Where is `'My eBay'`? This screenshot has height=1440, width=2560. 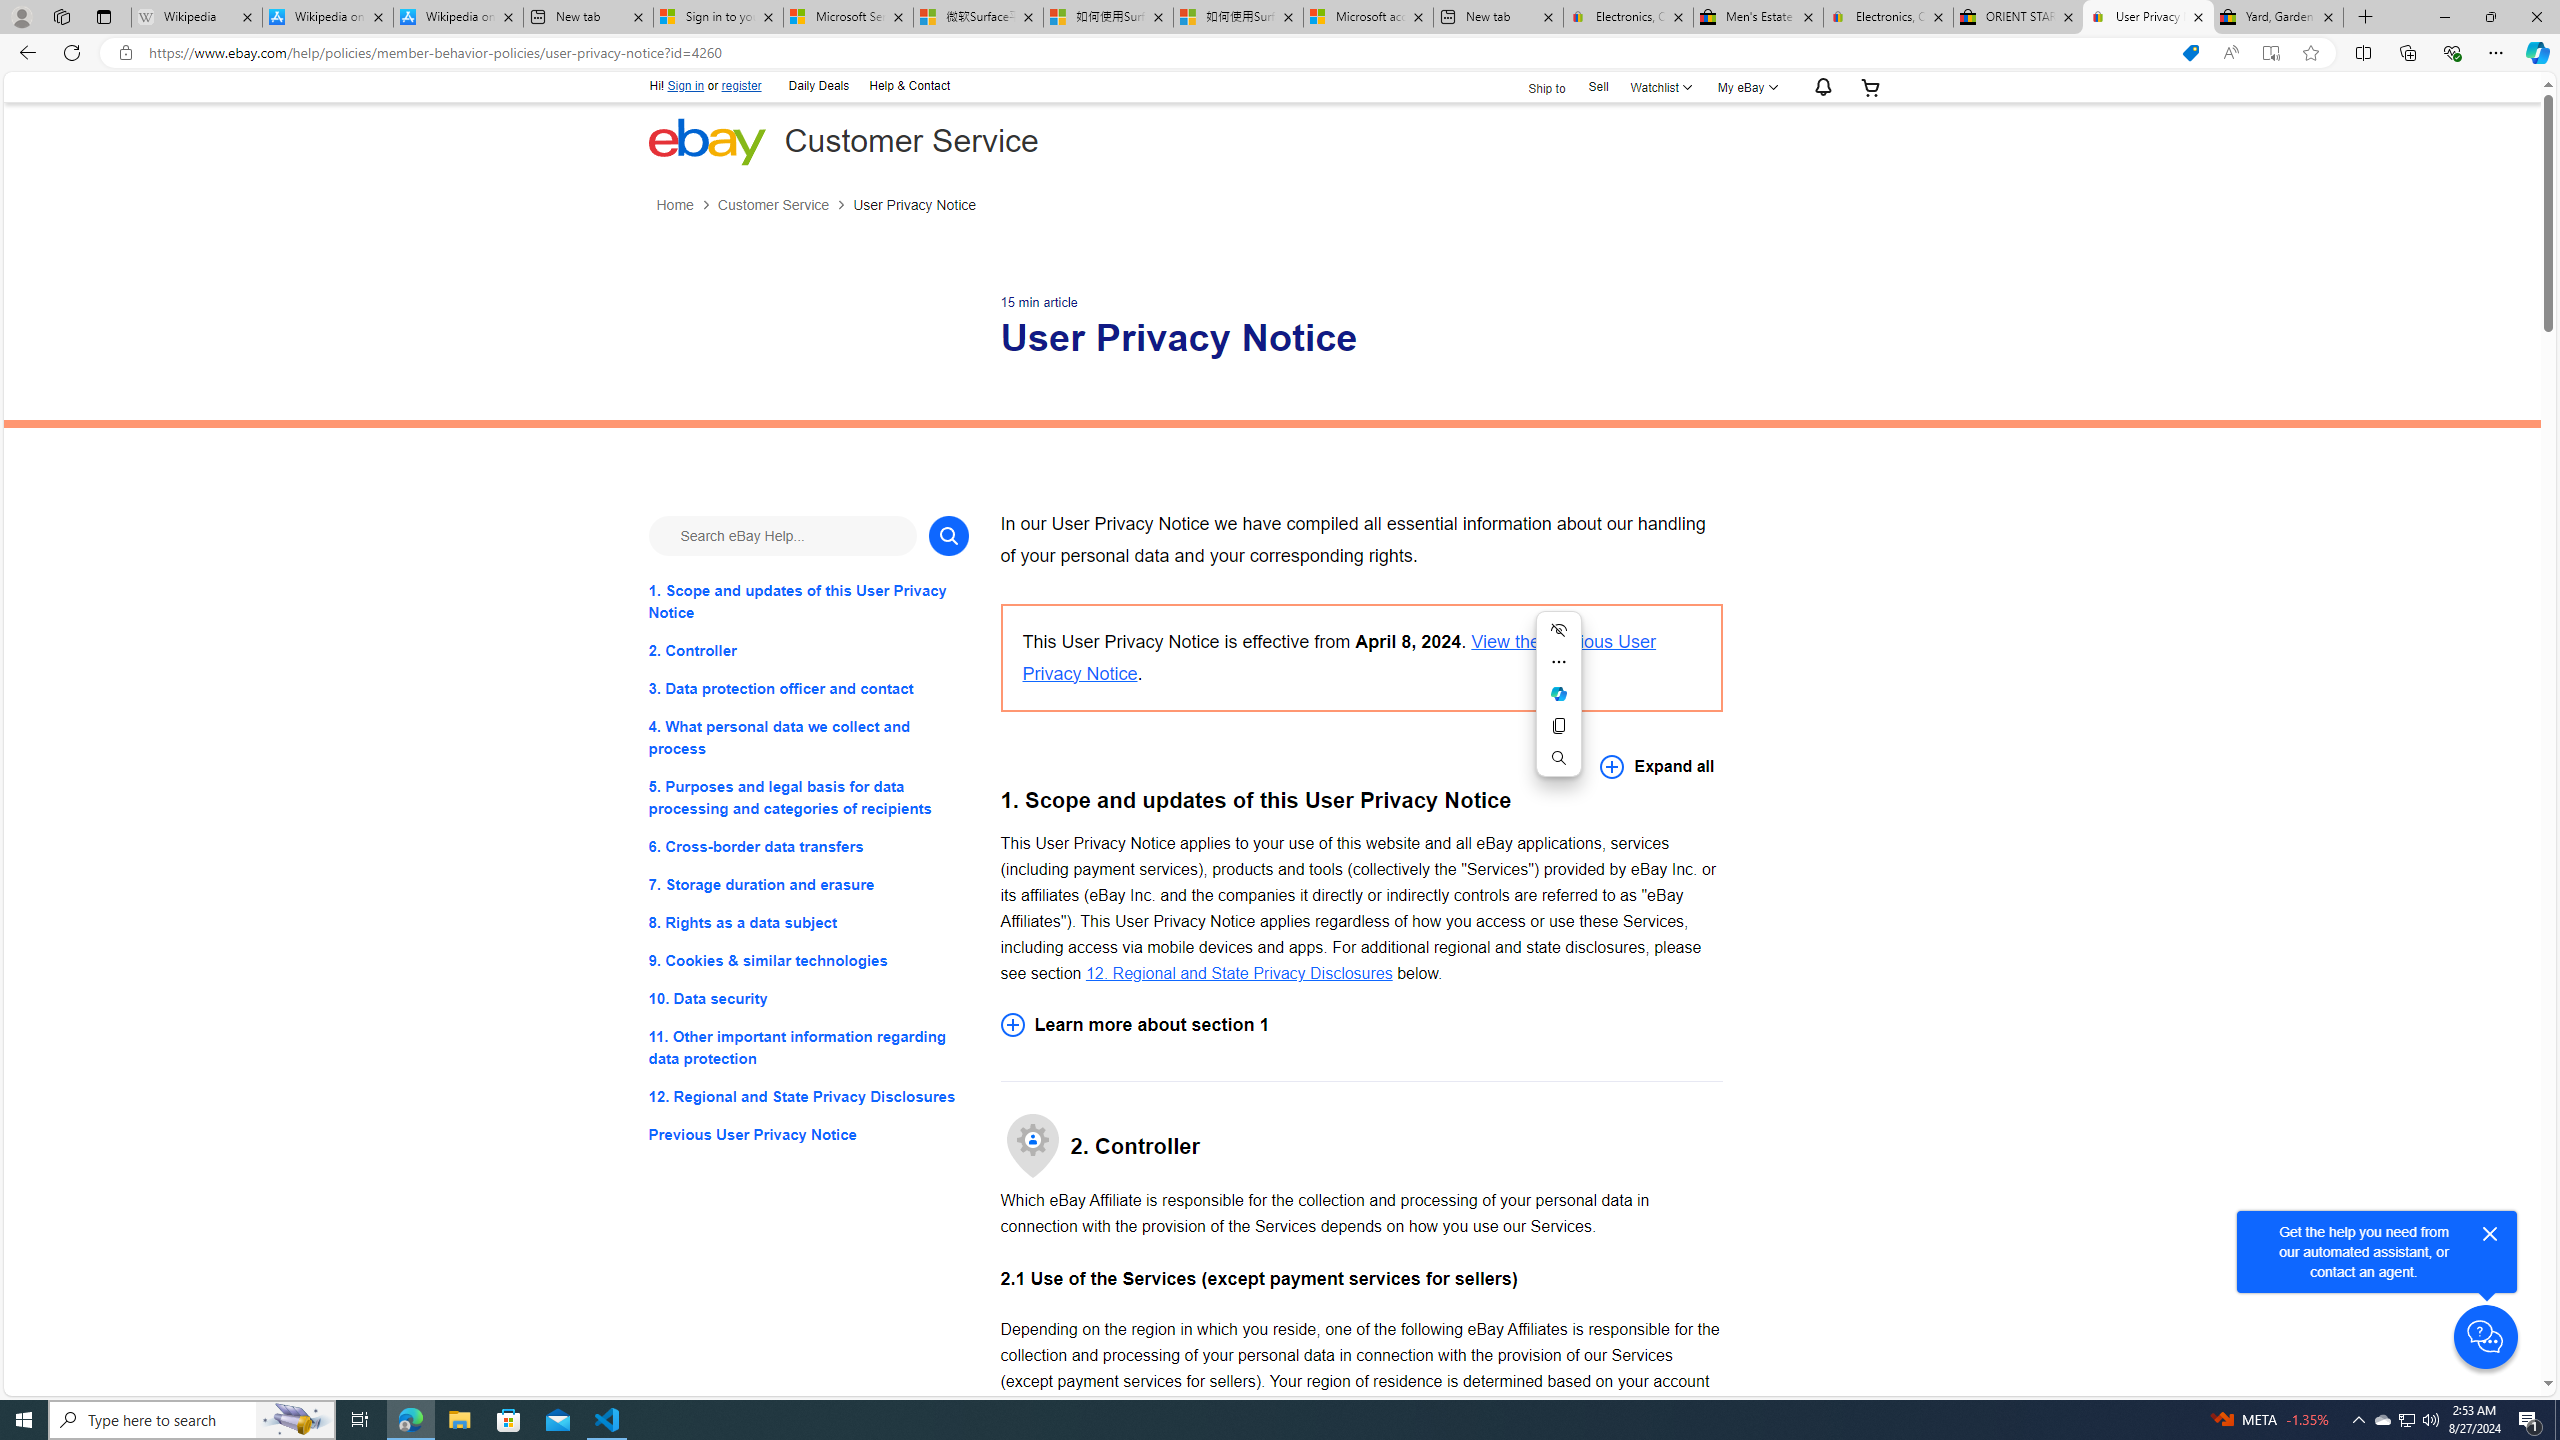 'My eBay' is located at coordinates (1744, 87).